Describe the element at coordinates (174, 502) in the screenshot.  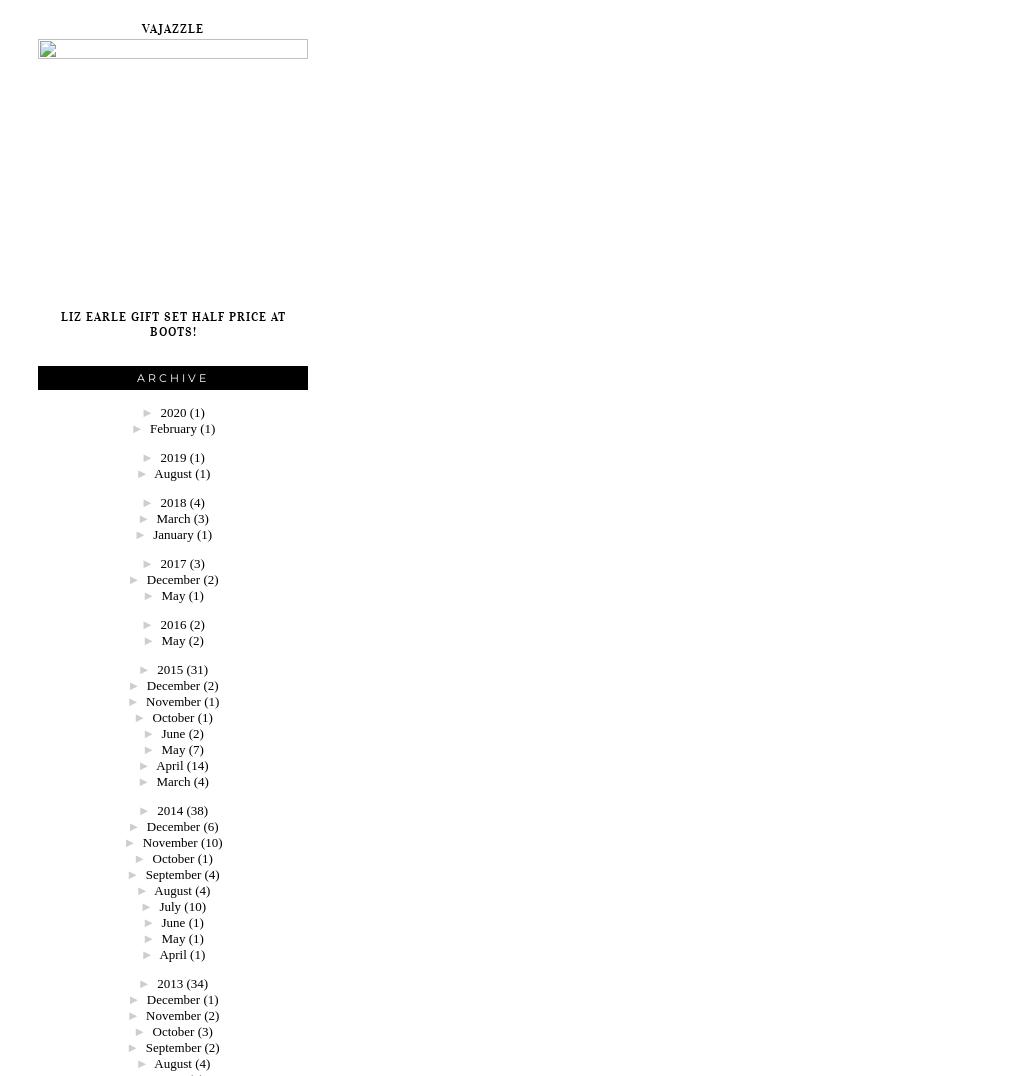
I see `'2018'` at that location.